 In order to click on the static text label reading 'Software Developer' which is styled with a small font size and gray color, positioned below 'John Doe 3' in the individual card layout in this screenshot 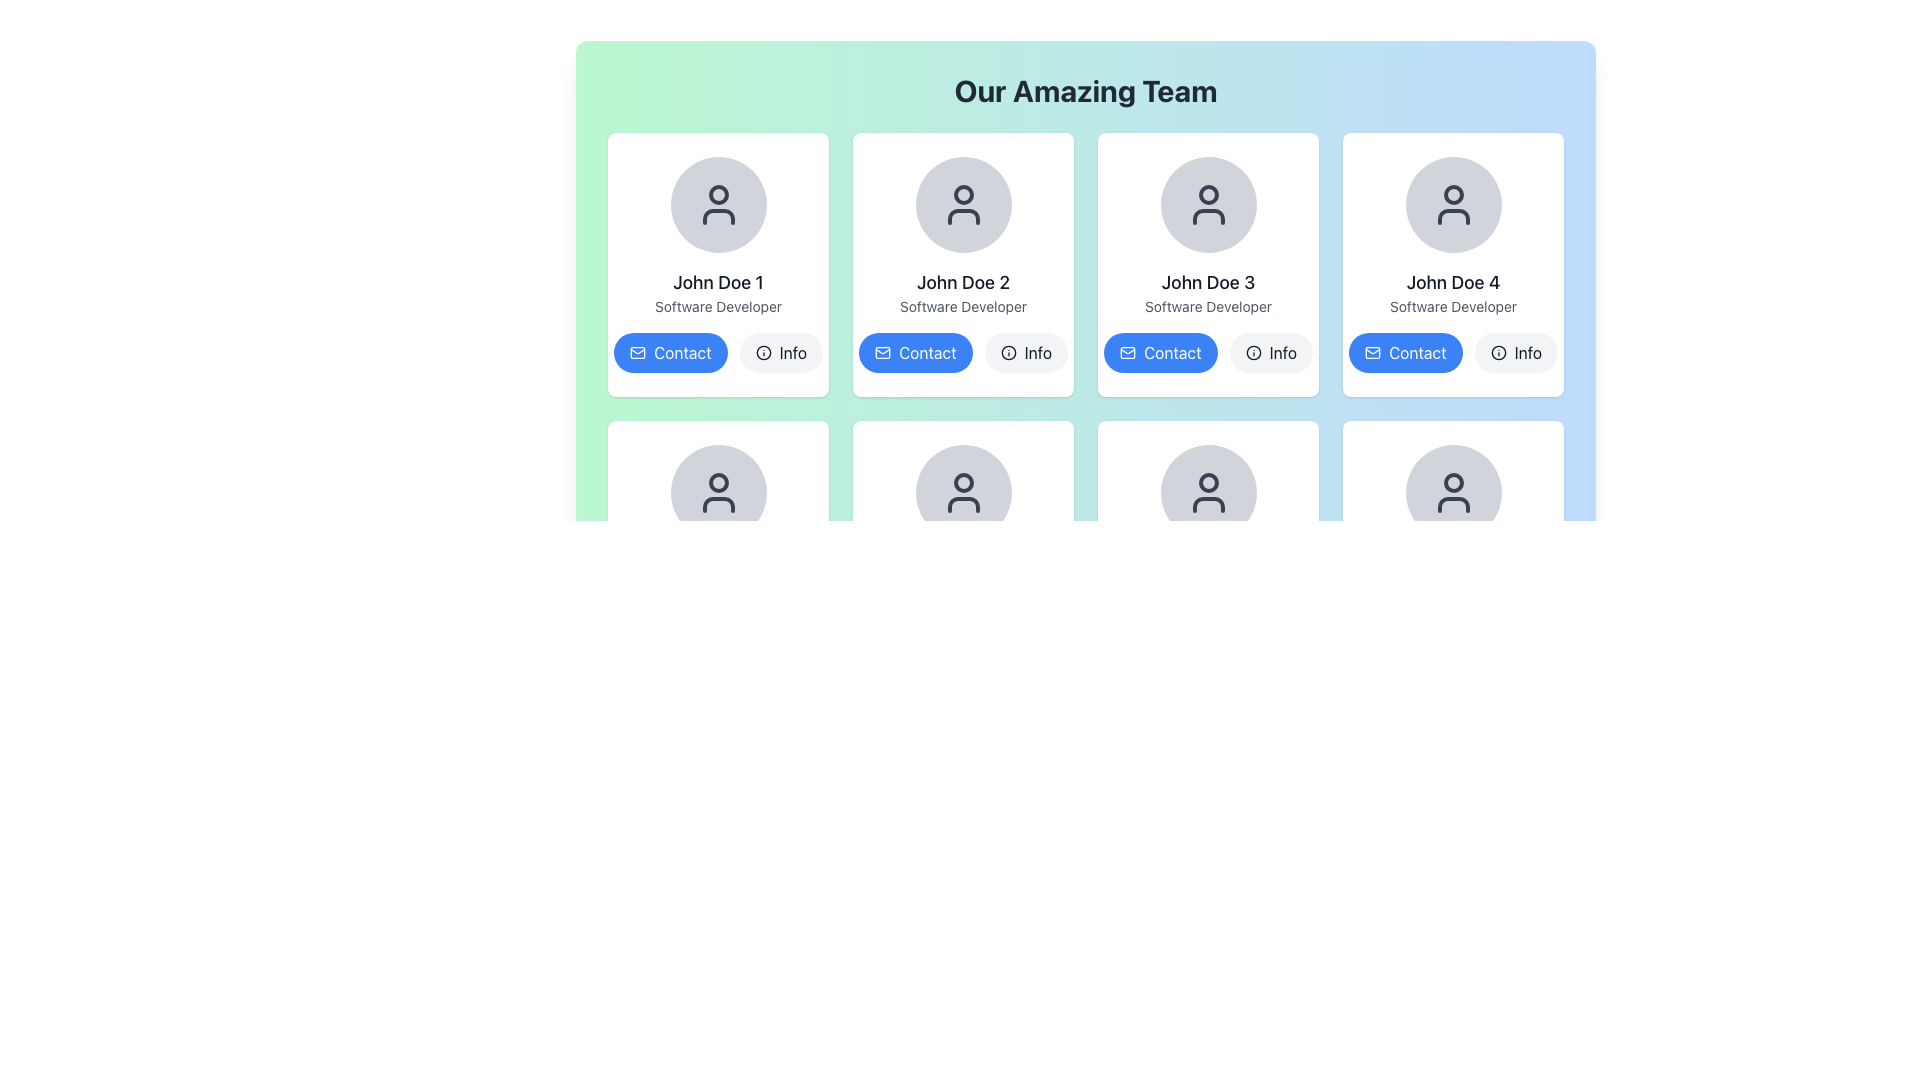, I will do `click(1207, 307)`.